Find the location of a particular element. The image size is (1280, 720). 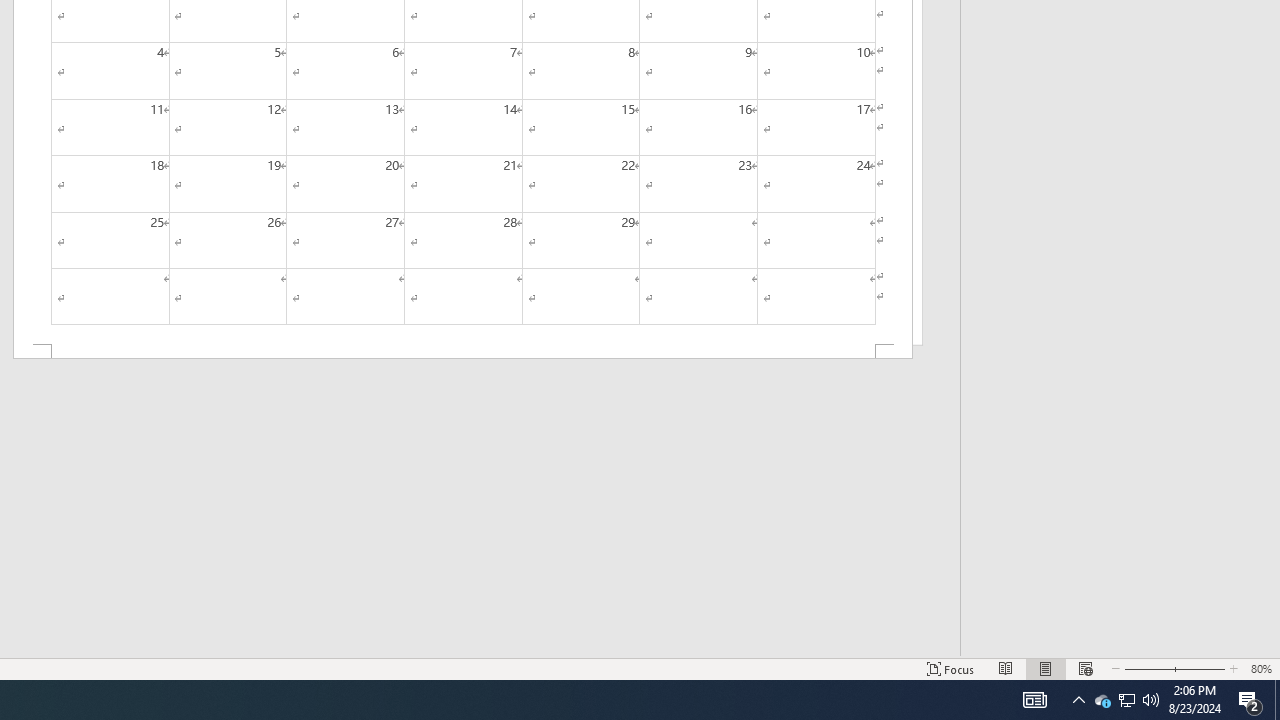

'Focus ' is located at coordinates (950, 669).